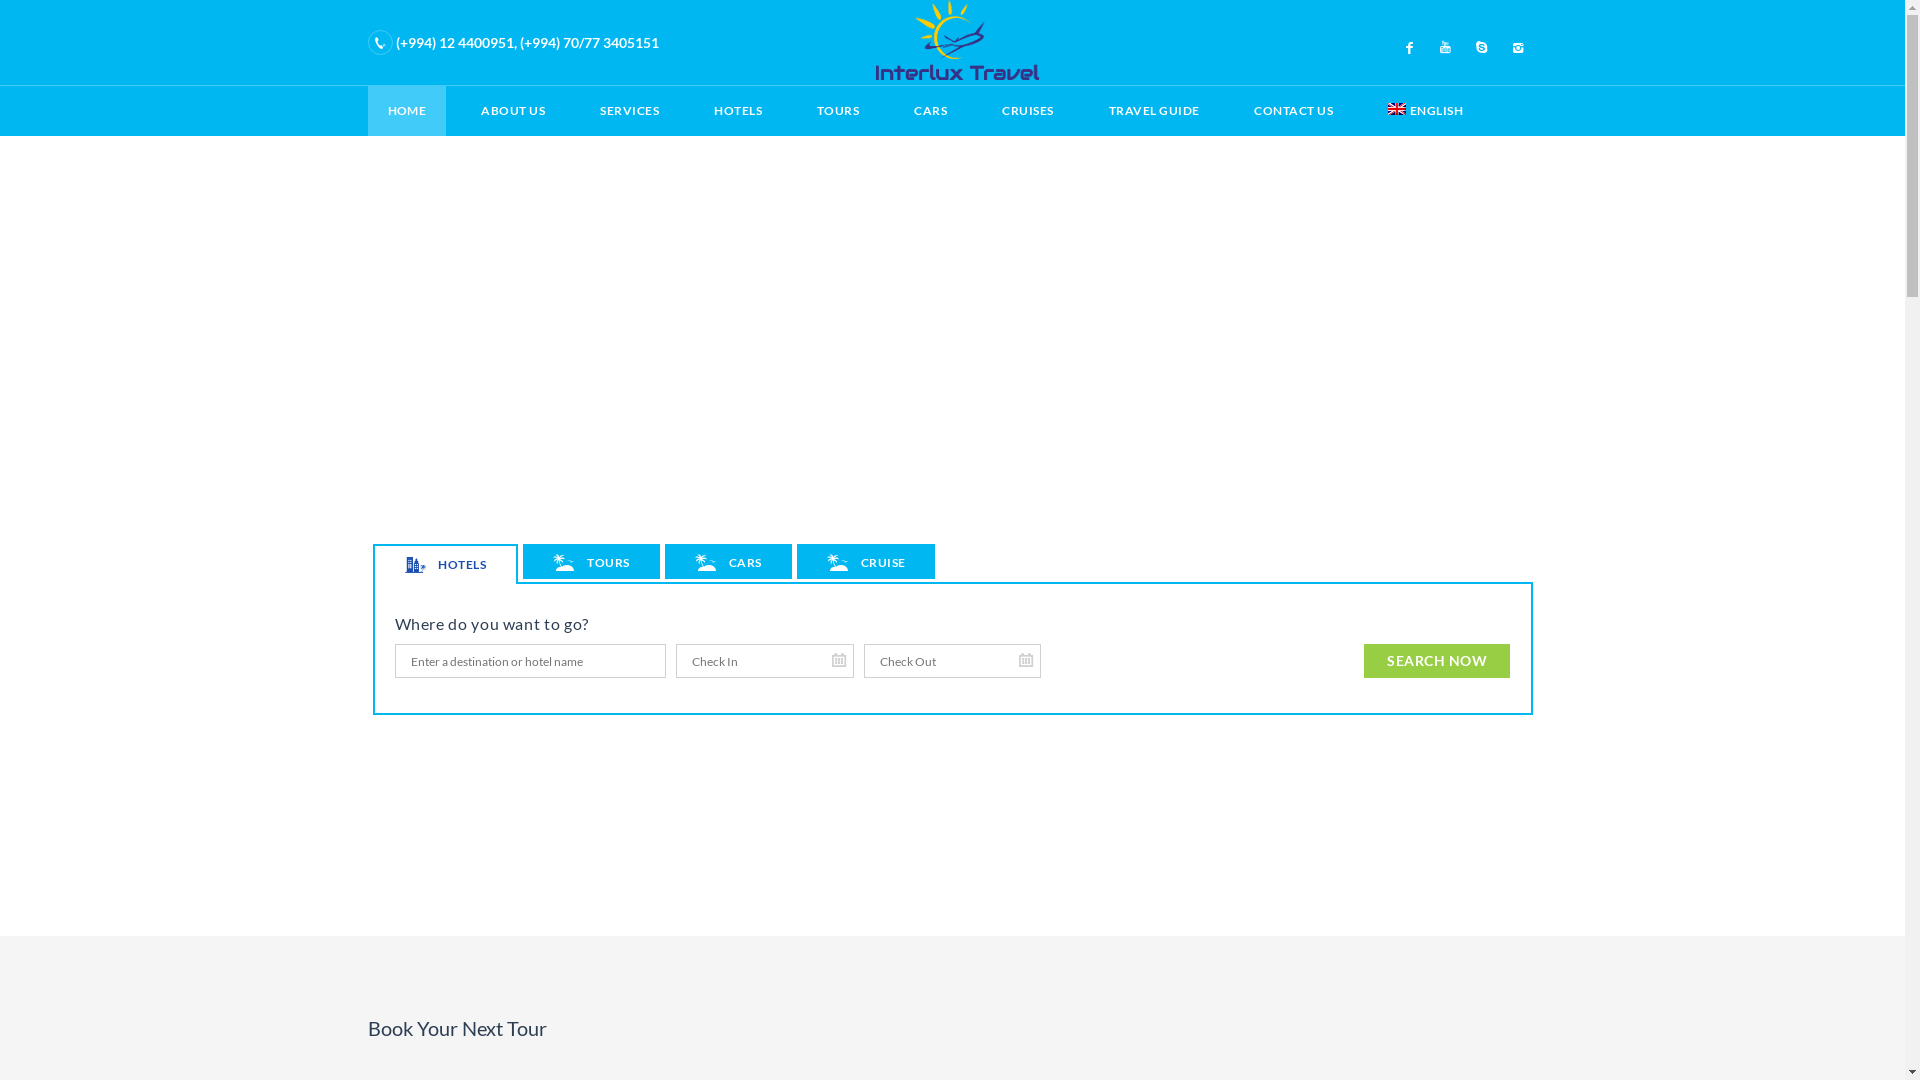 The image size is (1920, 1080). I want to click on 'TRAVEL GUIDE', so click(1154, 111).